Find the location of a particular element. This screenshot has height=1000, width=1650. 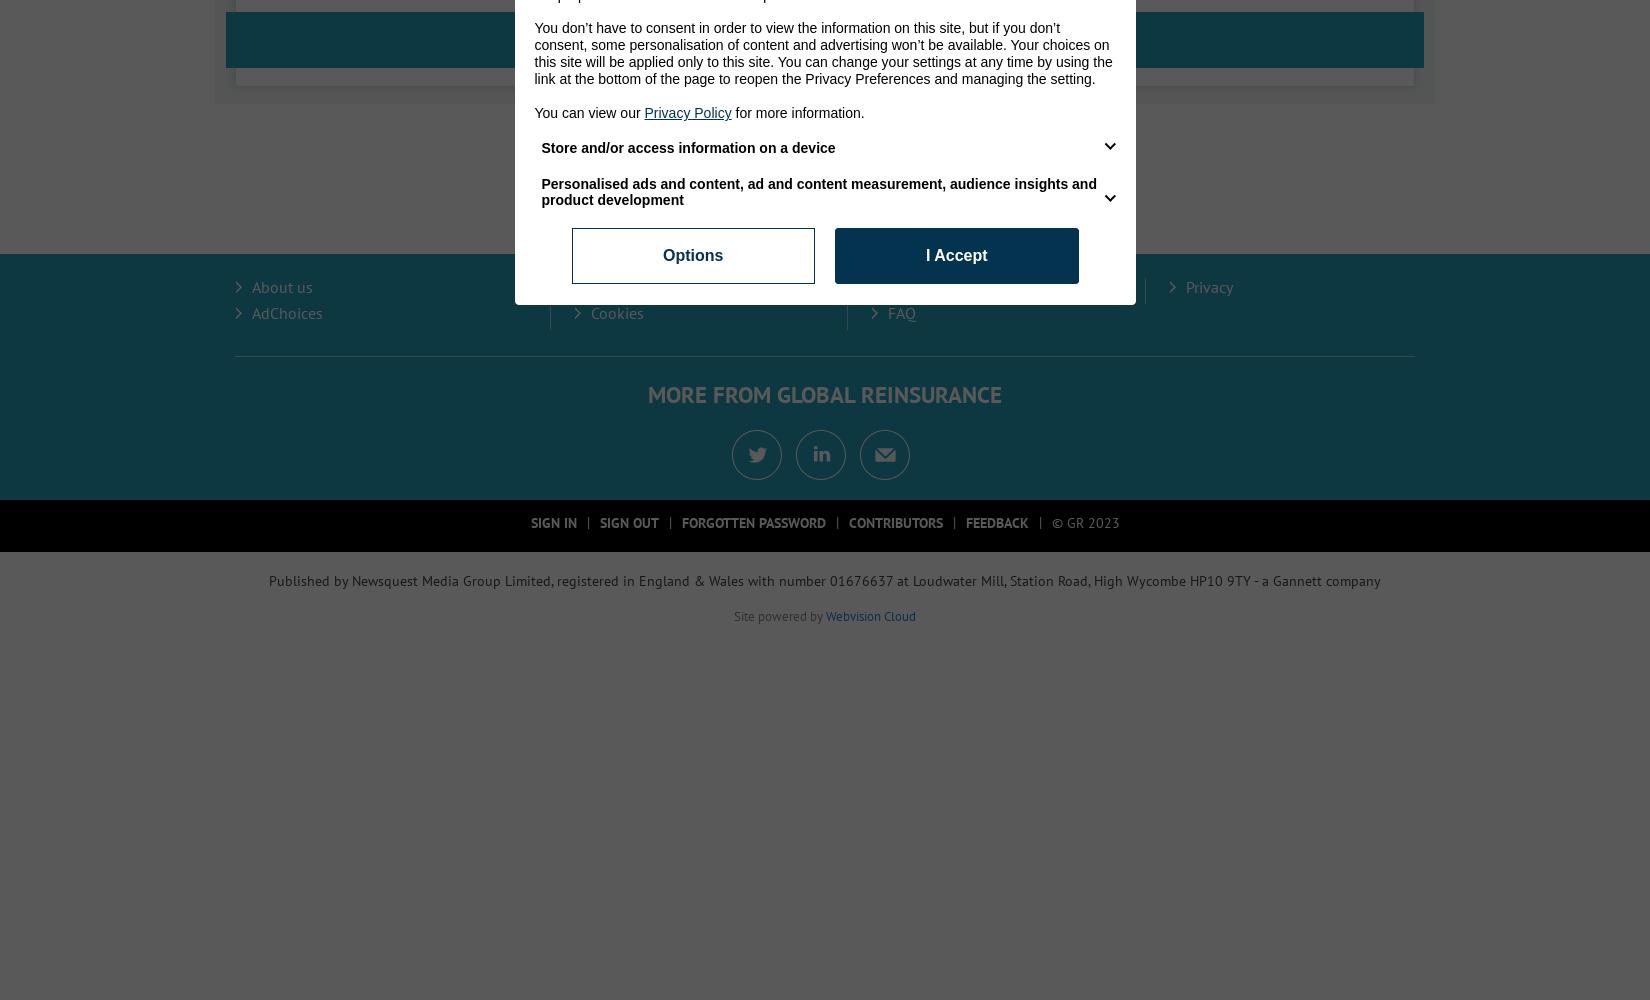

'Contributors' is located at coordinates (894, 523).